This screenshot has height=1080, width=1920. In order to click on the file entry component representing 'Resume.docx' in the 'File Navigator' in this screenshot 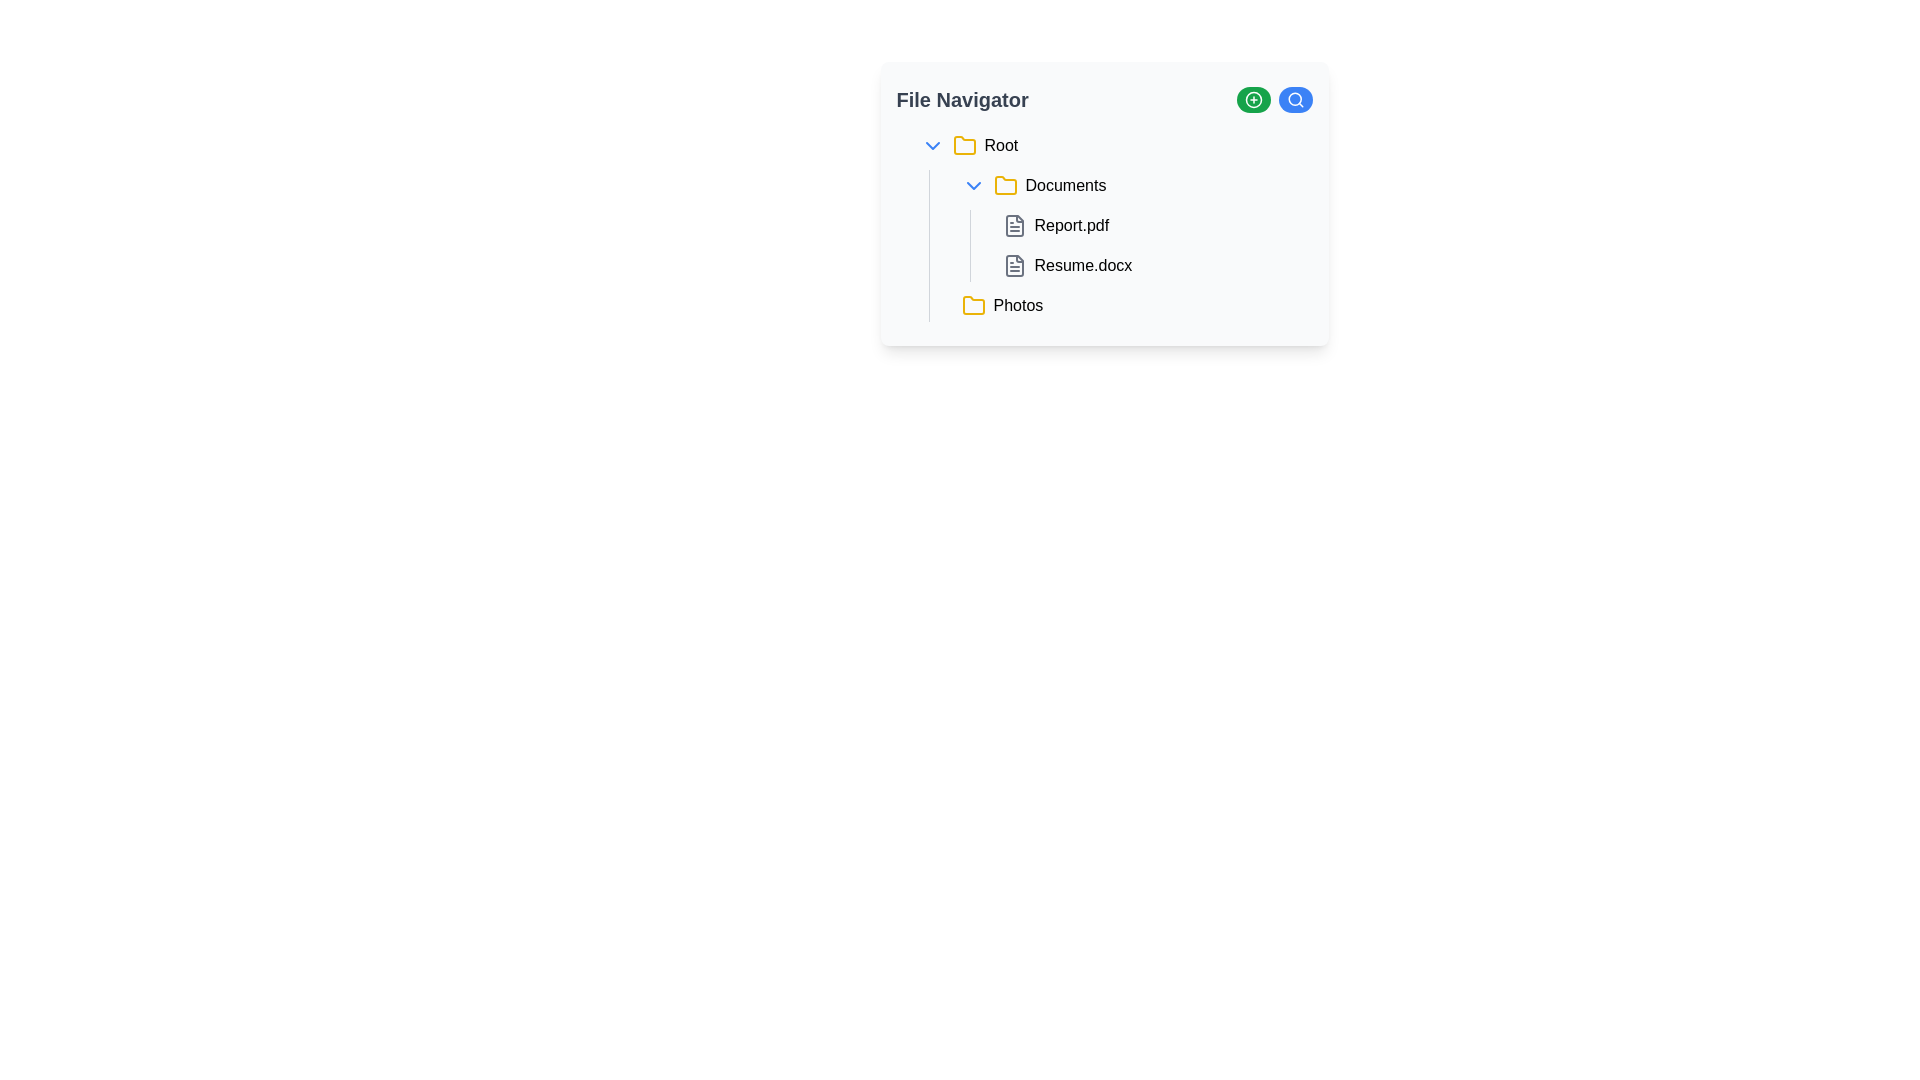, I will do `click(1153, 265)`.